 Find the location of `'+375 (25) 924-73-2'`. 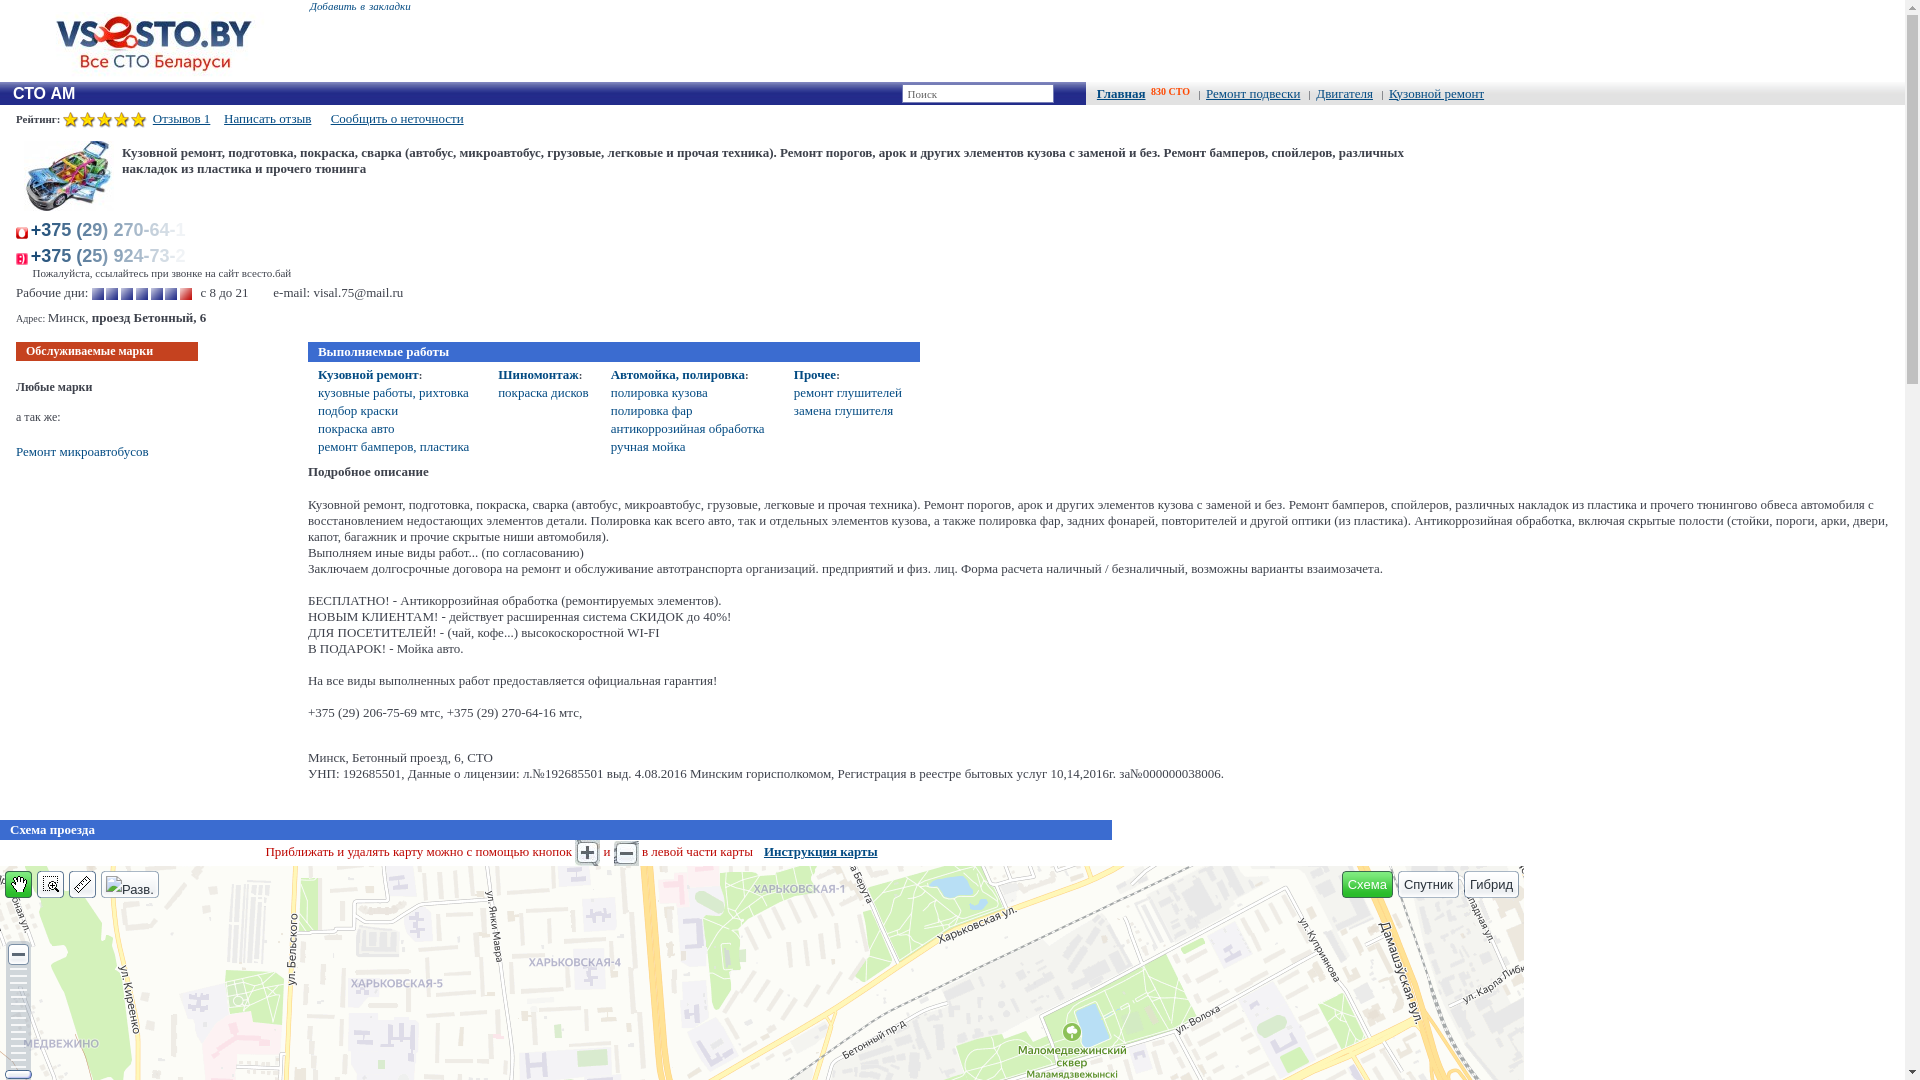

'+375 (25) 924-73-2' is located at coordinates (112, 254).